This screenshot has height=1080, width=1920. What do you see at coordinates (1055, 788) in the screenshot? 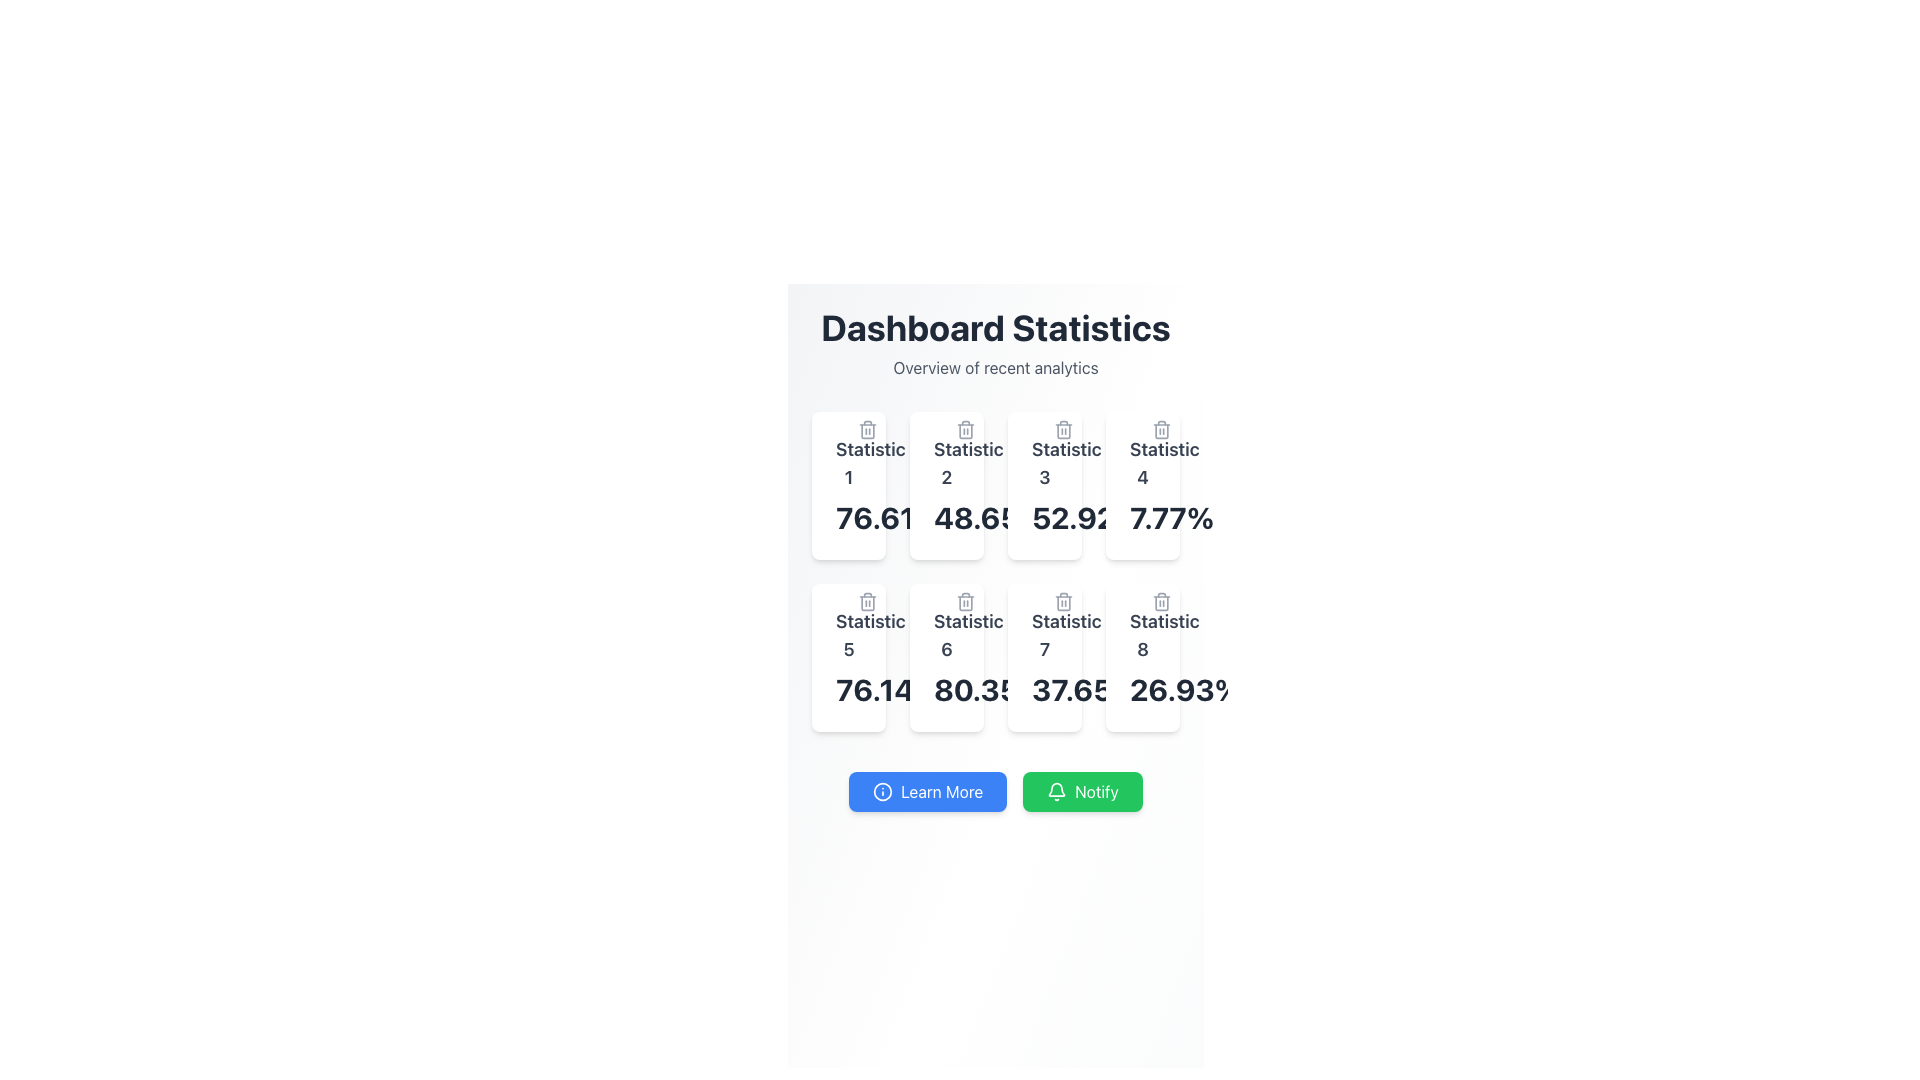
I see `the green bell-shaped icon within the 'Notify' button at the bottom right corner` at bounding box center [1055, 788].